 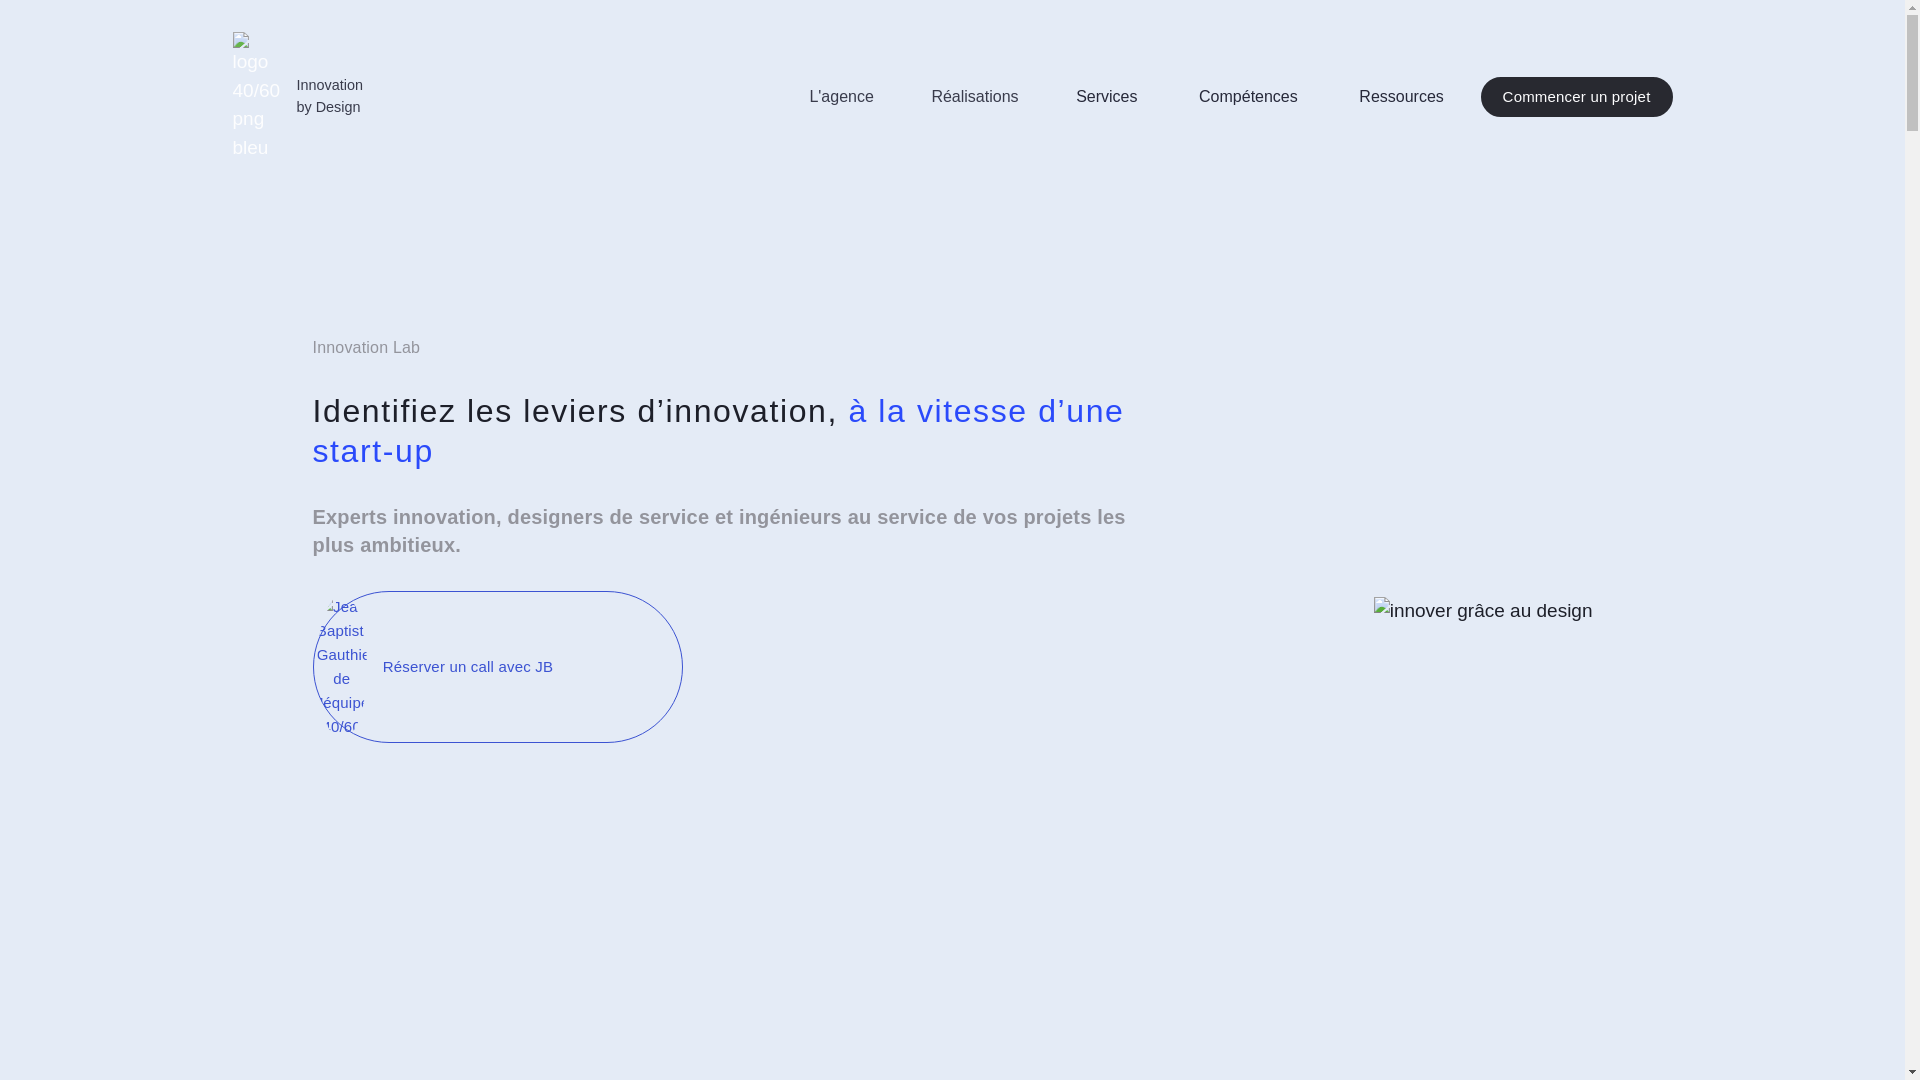 What do you see at coordinates (840, 96) in the screenshot?
I see `'L'agence'` at bounding box center [840, 96].